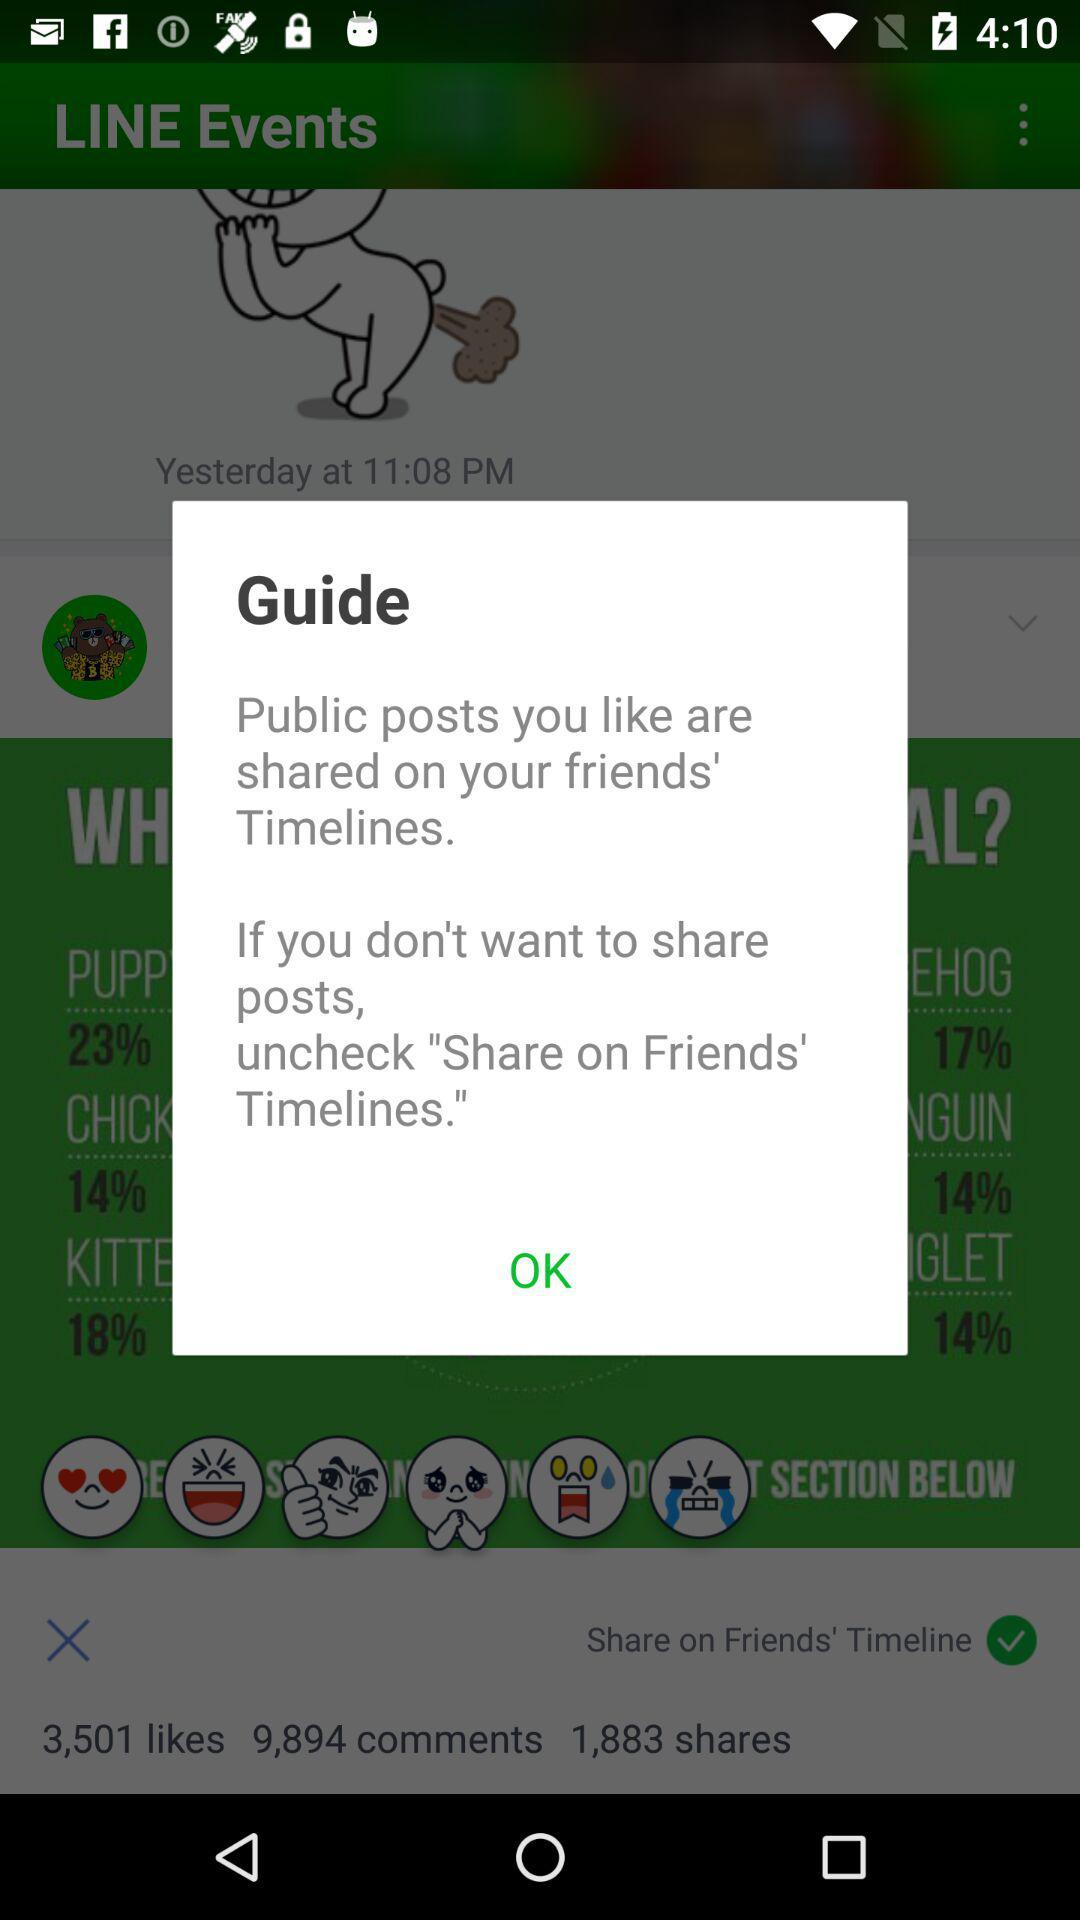 This screenshot has height=1920, width=1080. What do you see at coordinates (540, 1267) in the screenshot?
I see `the ok button` at bounding box center [540, 1267].